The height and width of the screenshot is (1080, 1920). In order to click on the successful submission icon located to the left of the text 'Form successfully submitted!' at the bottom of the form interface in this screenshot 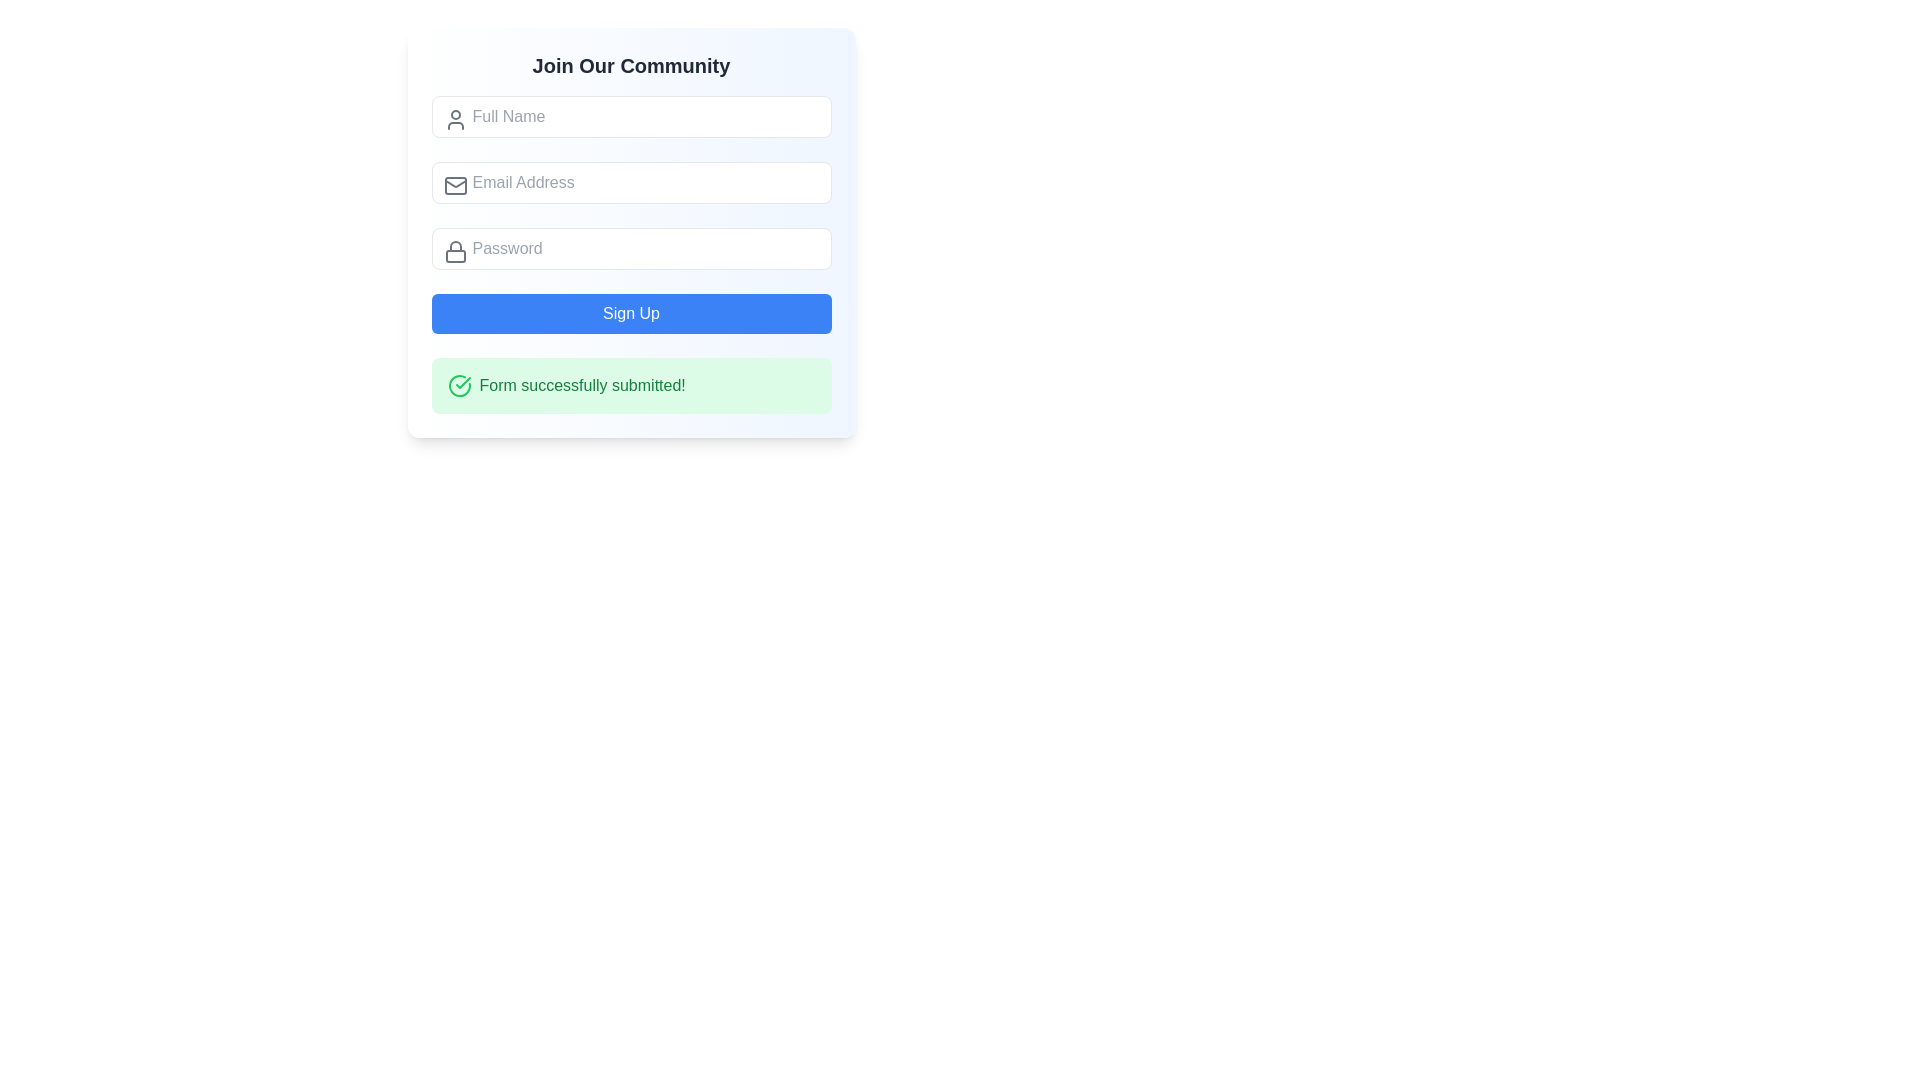, I will do `click(458, 385)`.